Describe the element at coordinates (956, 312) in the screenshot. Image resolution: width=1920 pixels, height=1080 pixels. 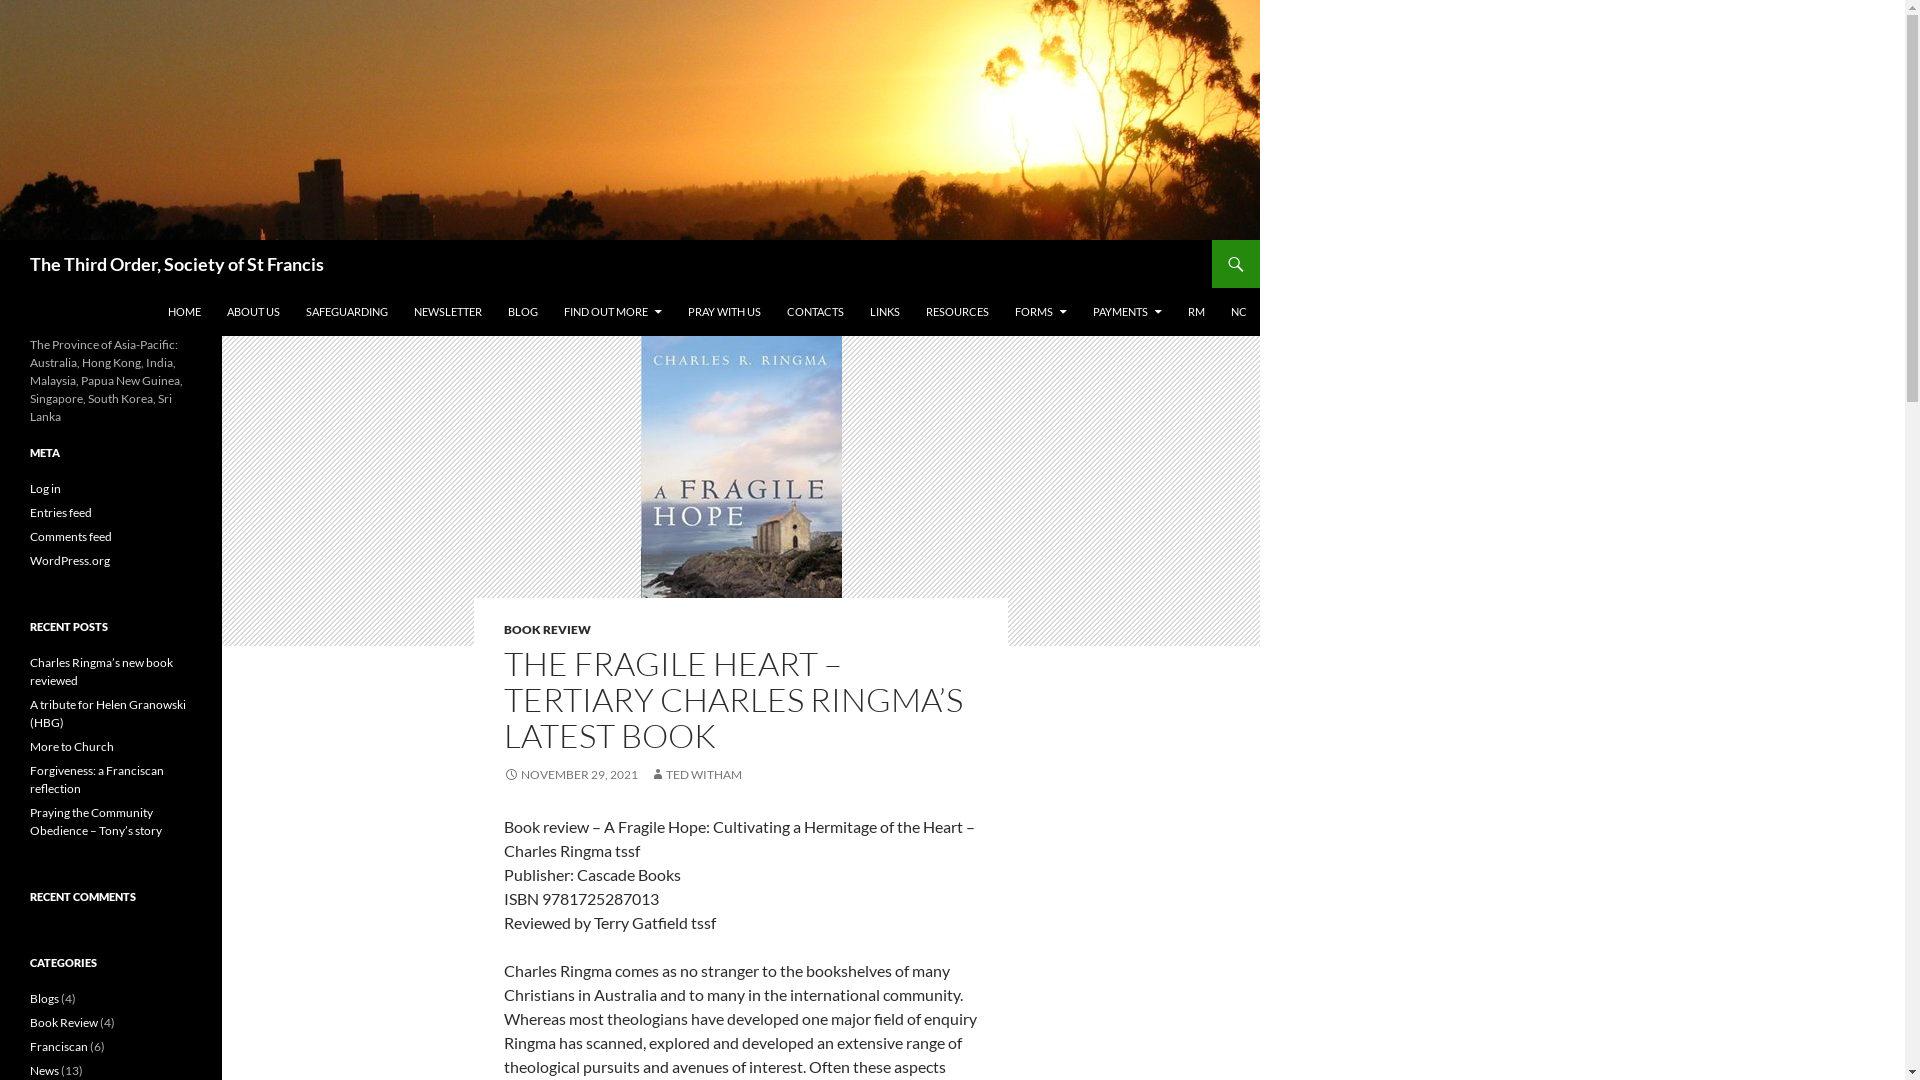
I see `'RESOURCES'` at that location.